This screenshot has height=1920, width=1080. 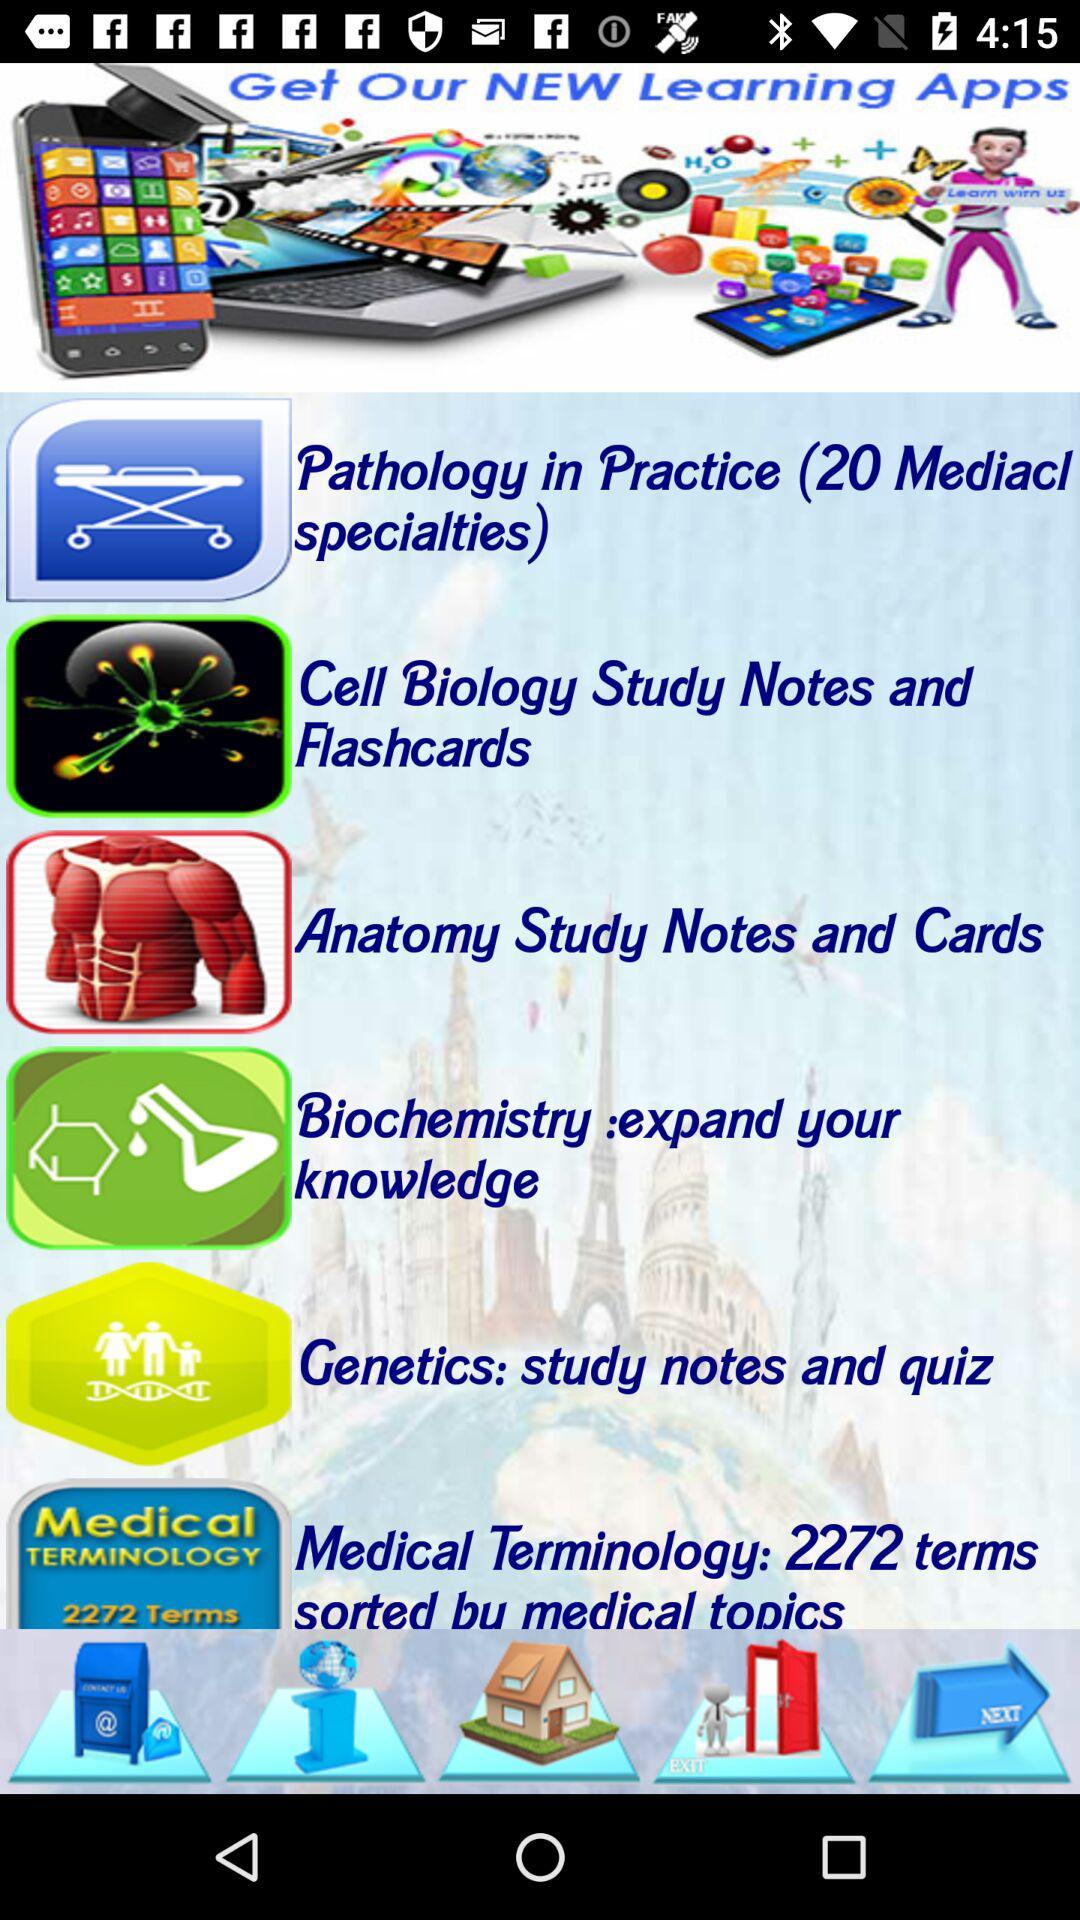 I want to click on the info icon, so click(x=323, y=1710).